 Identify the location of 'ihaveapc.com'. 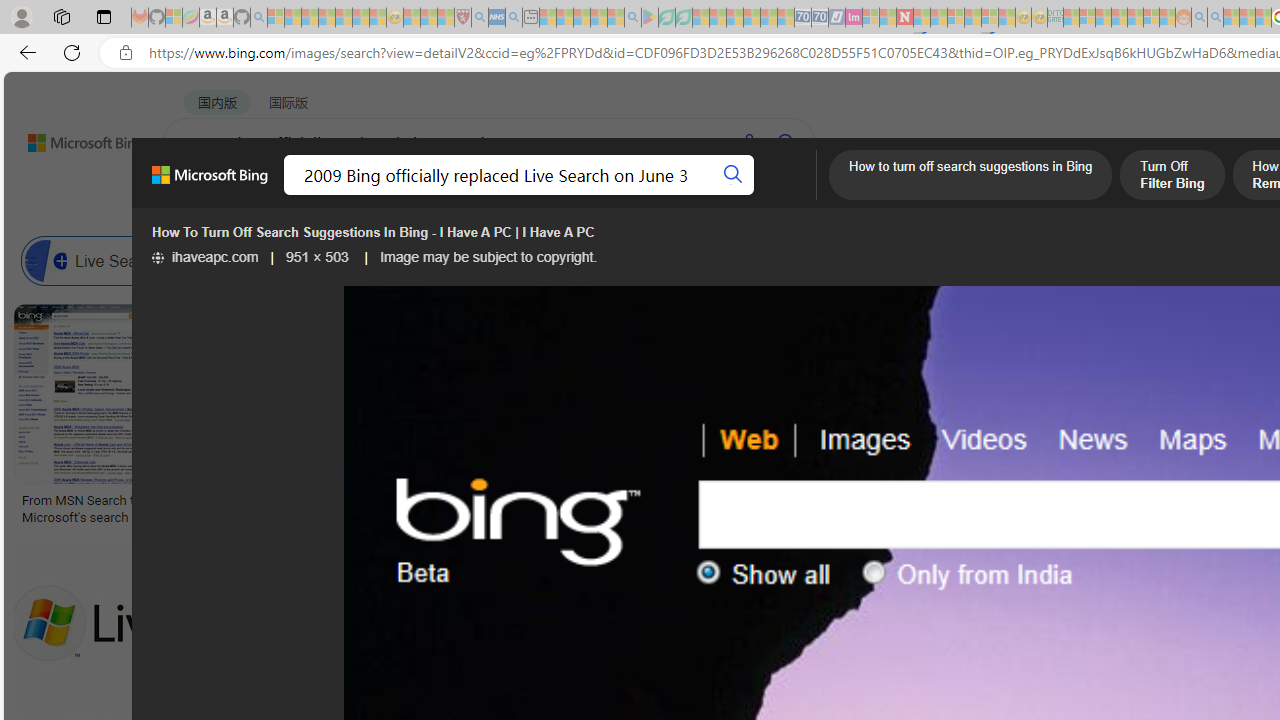
(204, 256).